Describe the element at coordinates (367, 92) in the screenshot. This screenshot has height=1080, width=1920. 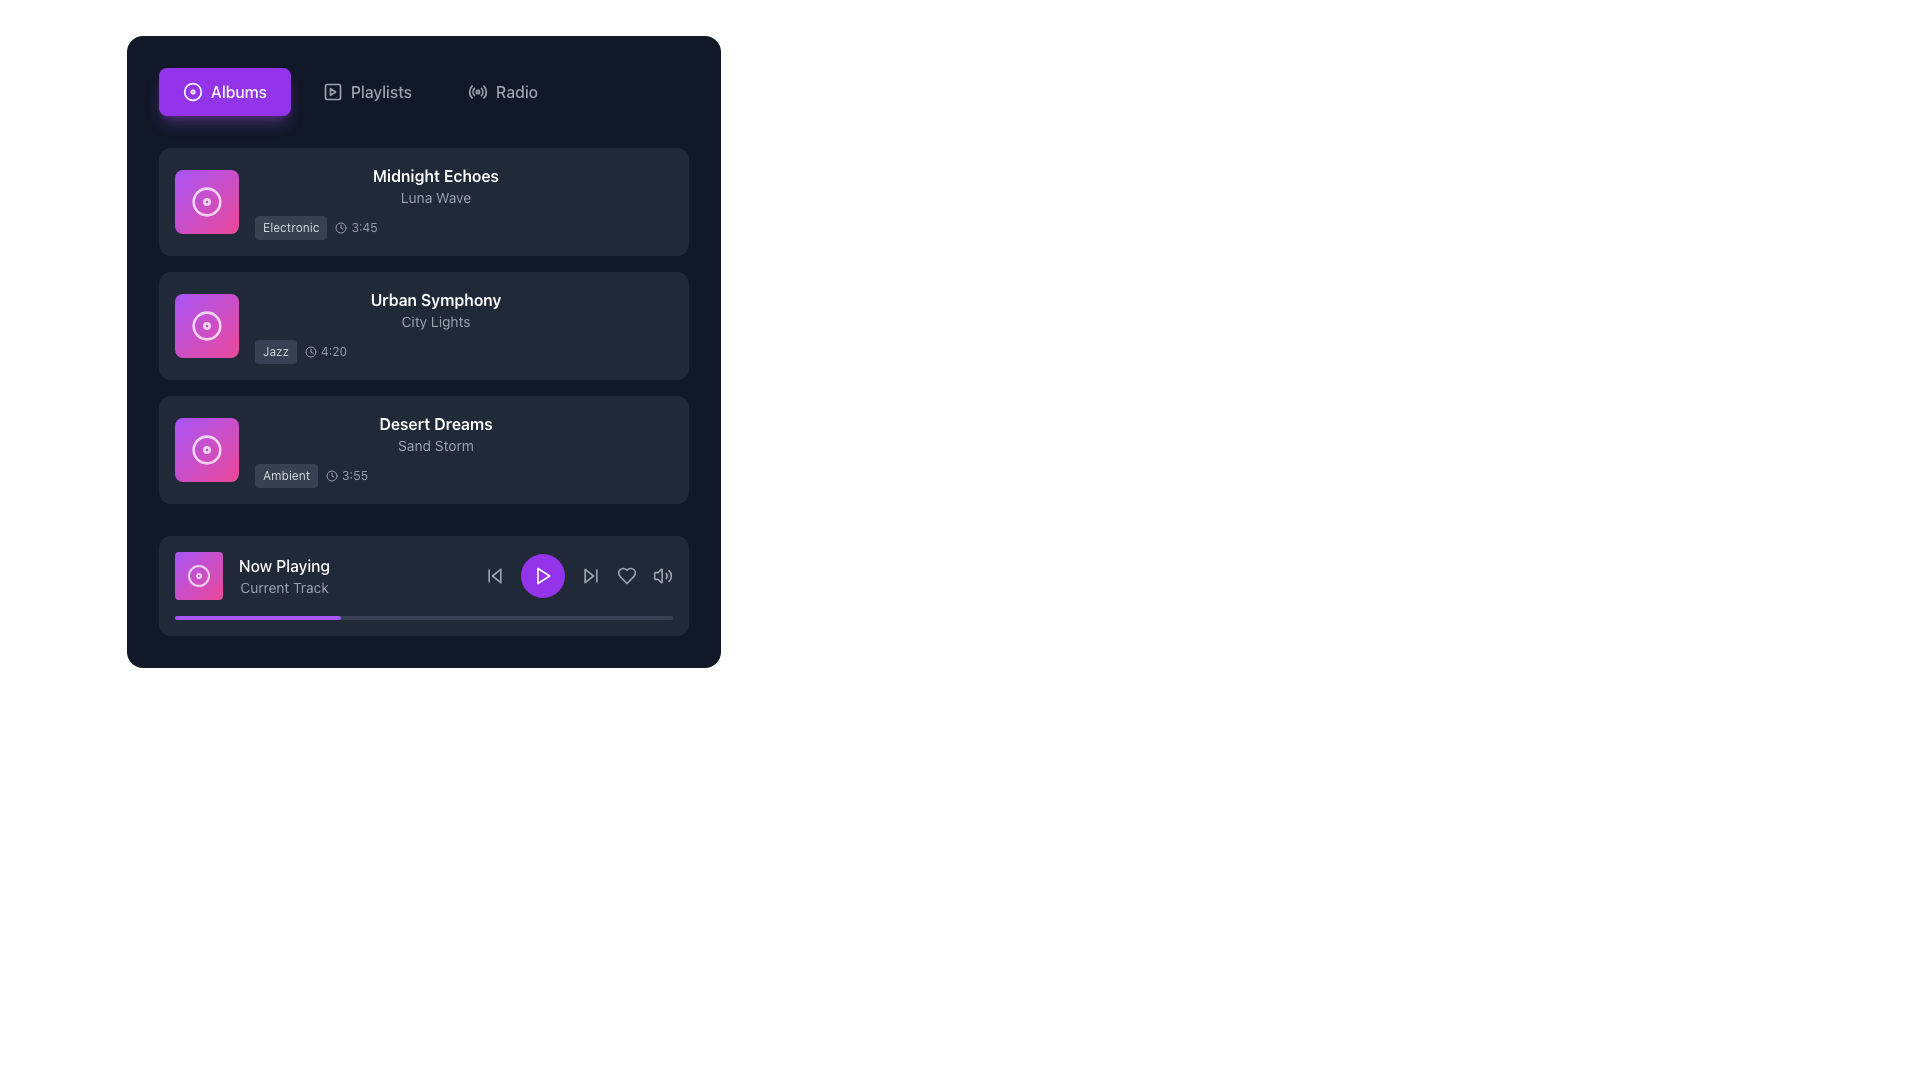
I see `the 'Playlists' button, which is the second button from the left in a horizontal group of three buttons at the top section of the interface` at that location.